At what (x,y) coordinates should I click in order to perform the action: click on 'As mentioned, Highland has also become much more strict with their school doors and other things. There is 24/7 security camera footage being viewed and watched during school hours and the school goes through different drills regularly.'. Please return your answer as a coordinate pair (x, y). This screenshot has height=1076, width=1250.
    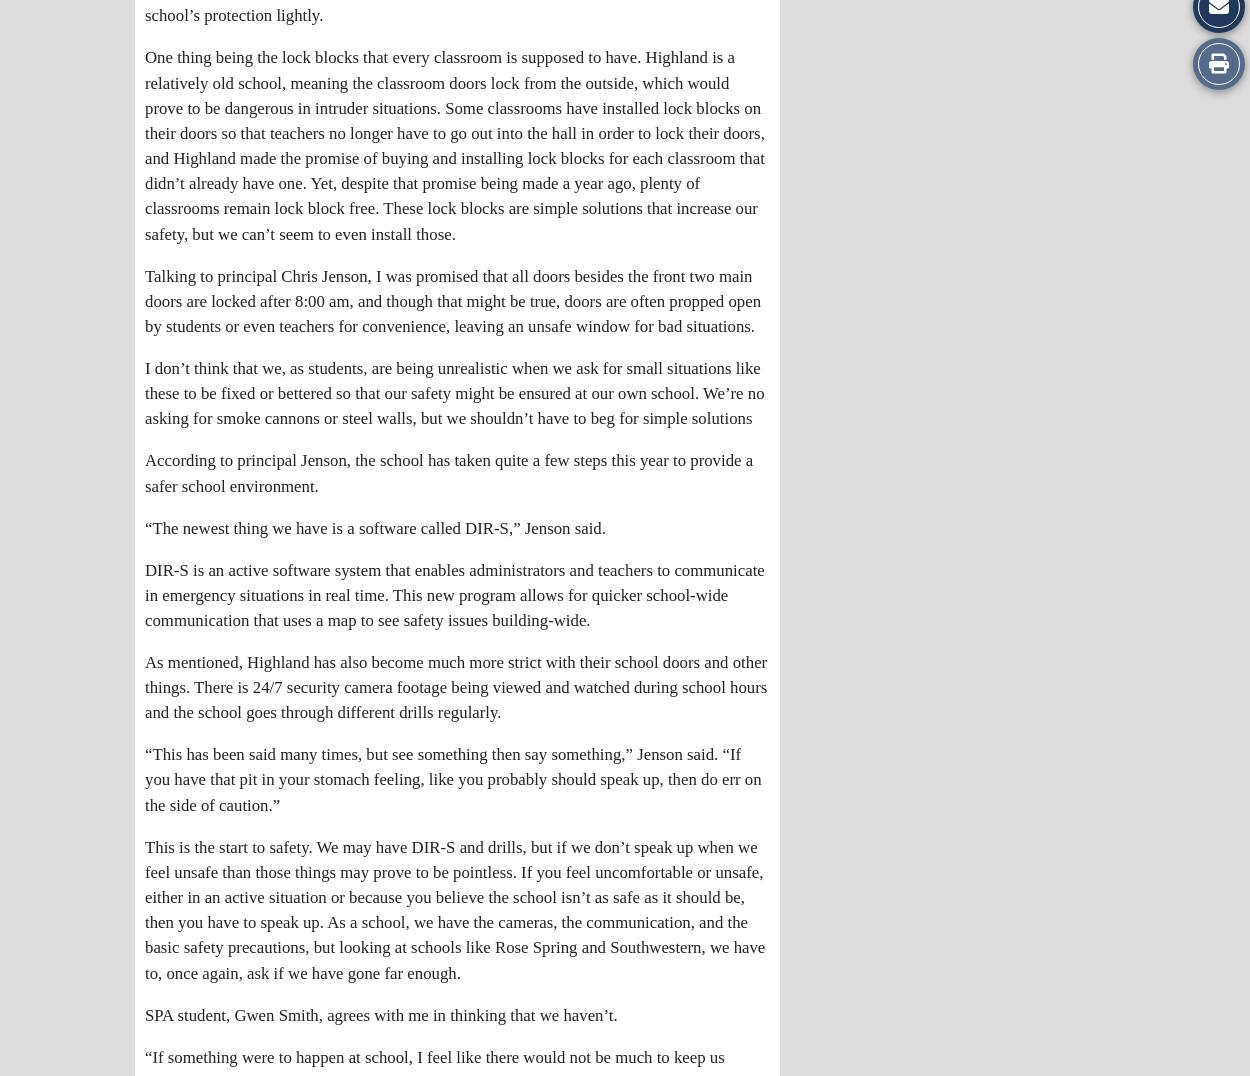
    Looking at the image, I should click on (455, 687).